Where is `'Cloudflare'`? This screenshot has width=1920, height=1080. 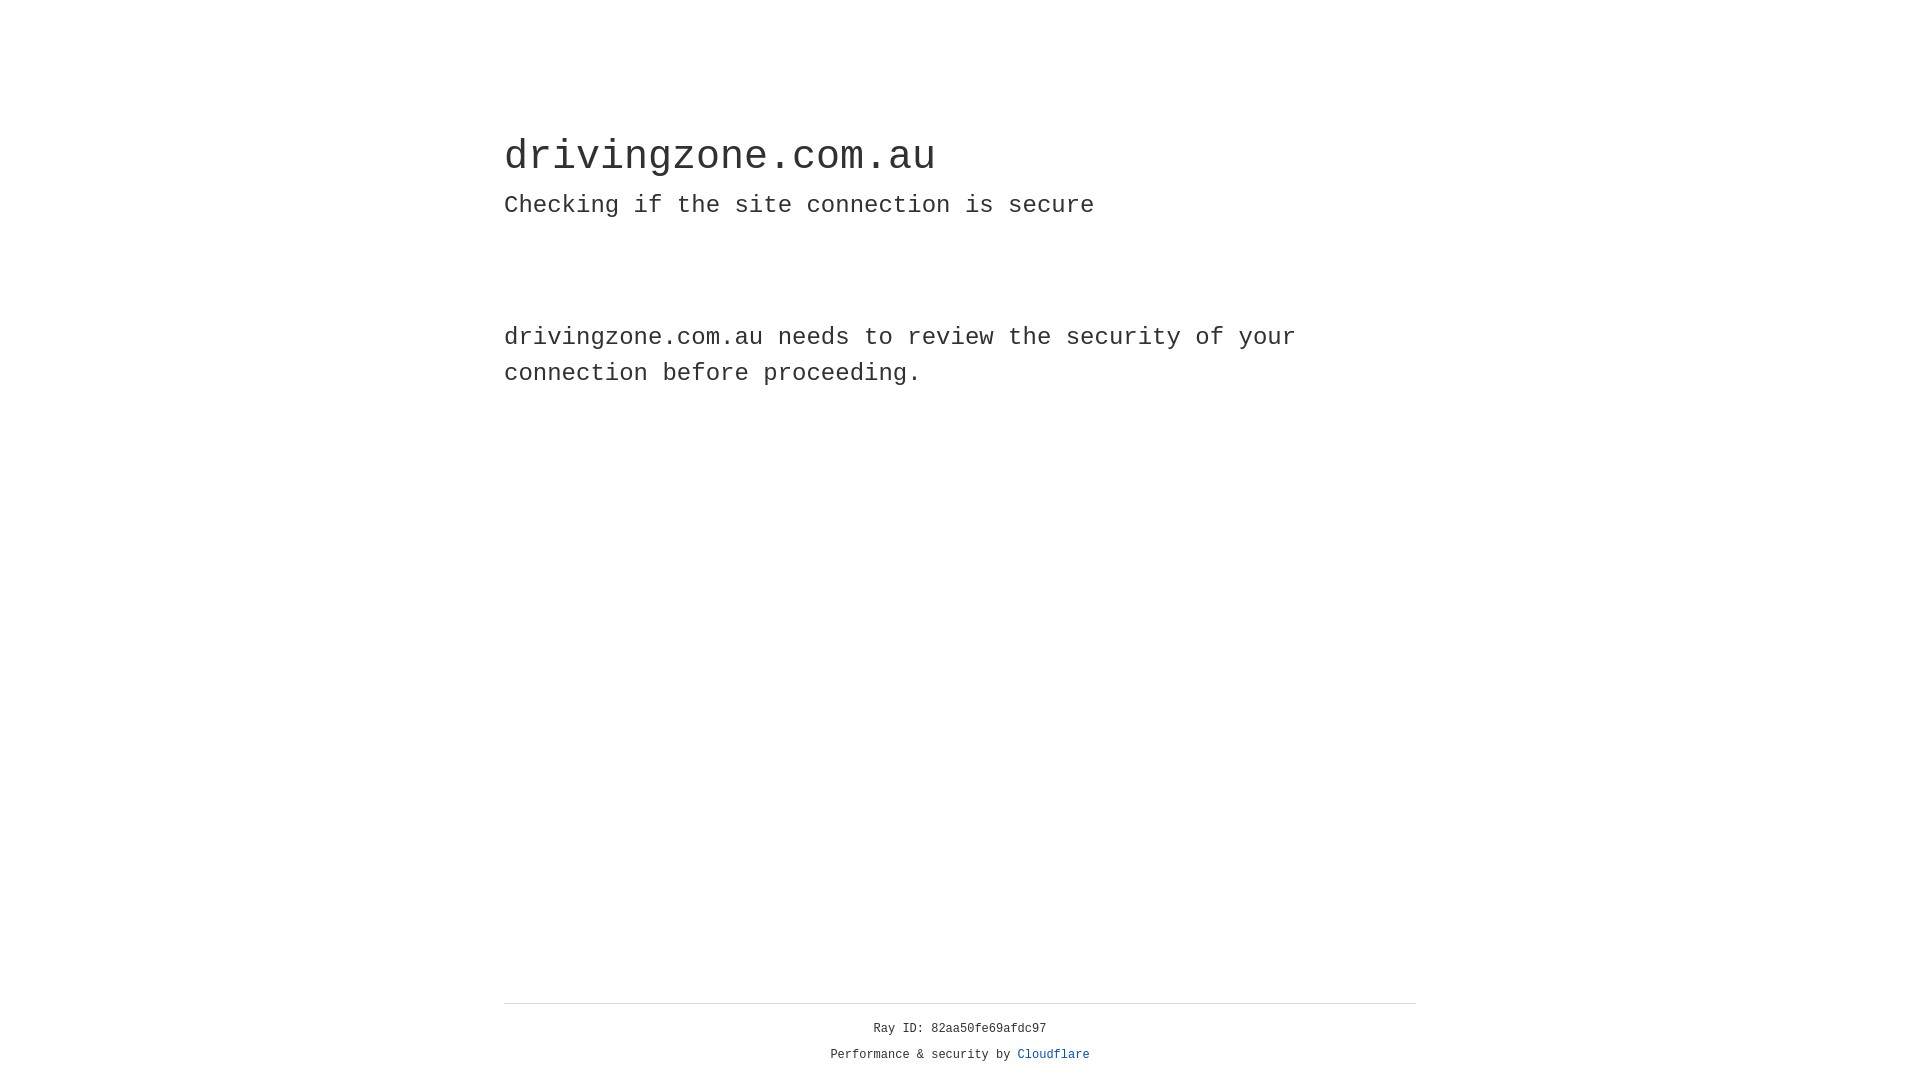 'Cloudflare' is located at coordinates (1053, 1054).